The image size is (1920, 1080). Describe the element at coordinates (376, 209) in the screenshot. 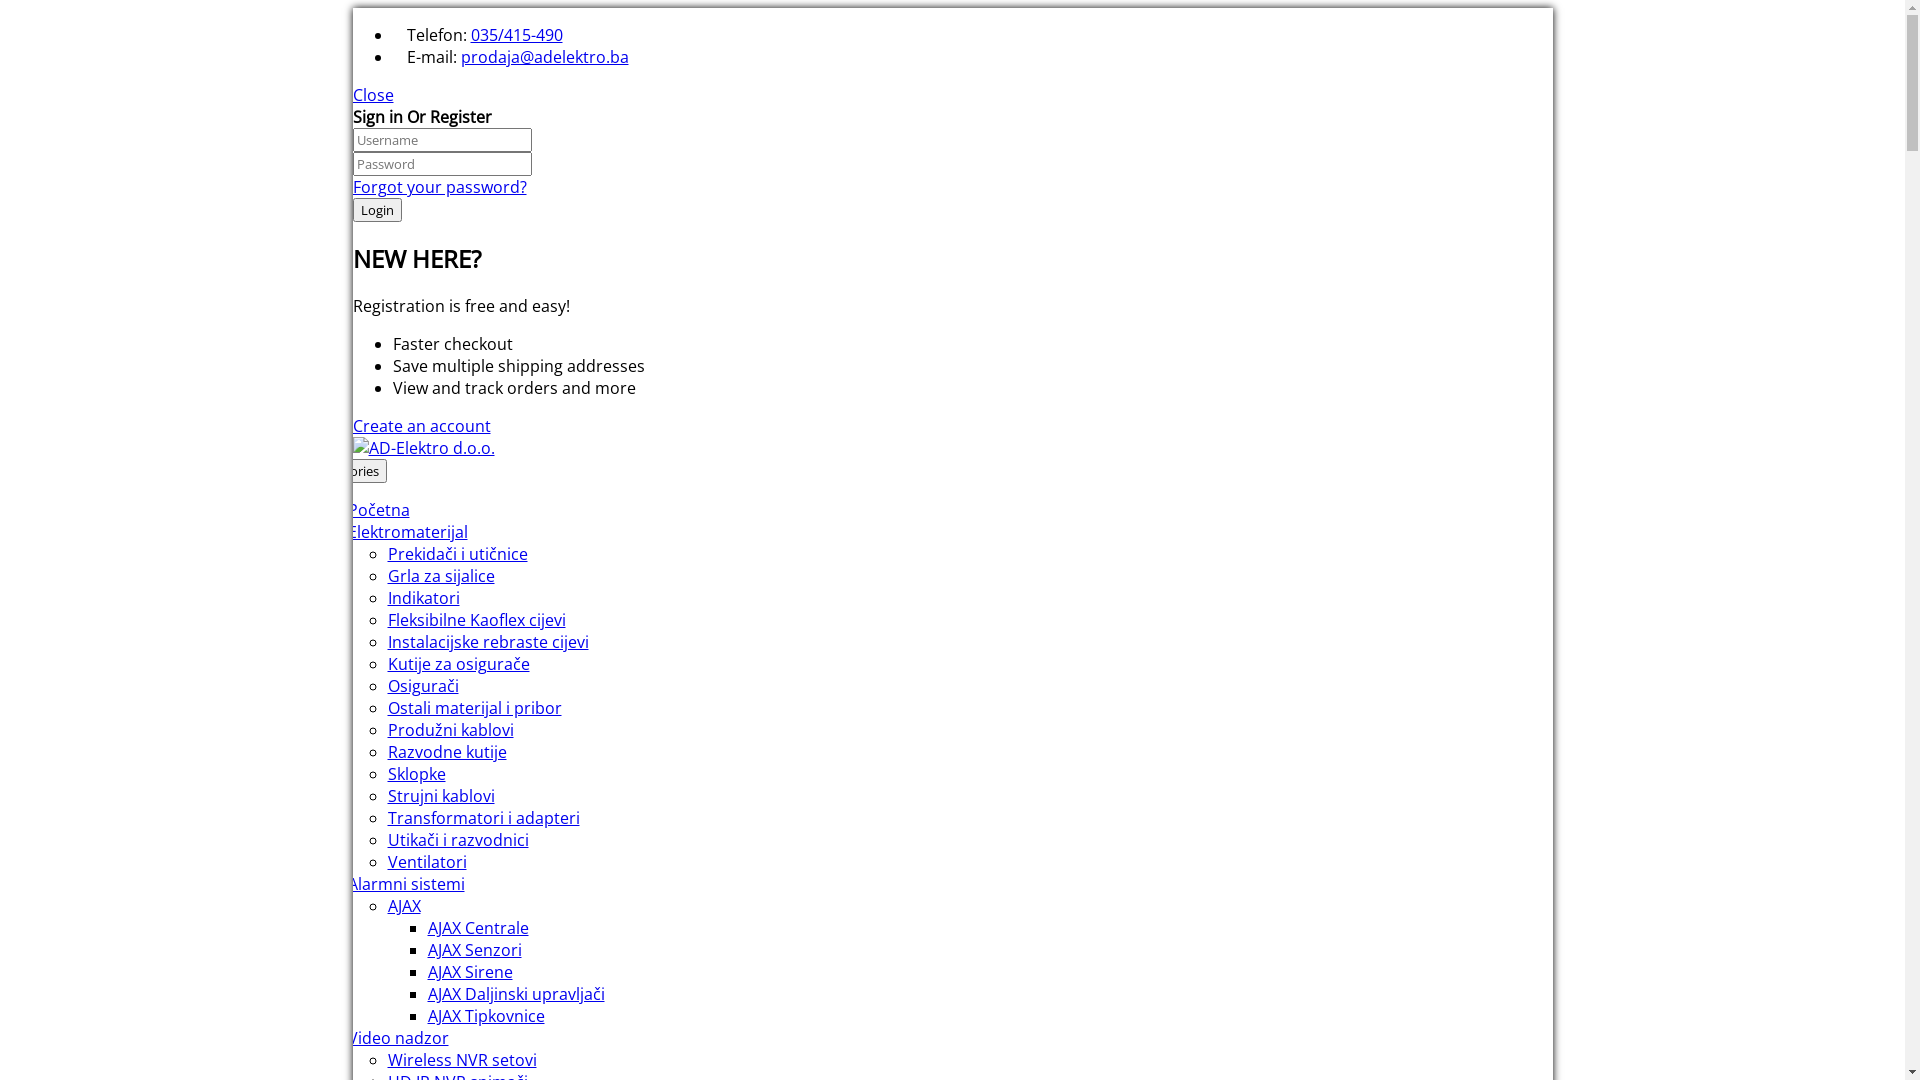

I see `'Login'` at that location.